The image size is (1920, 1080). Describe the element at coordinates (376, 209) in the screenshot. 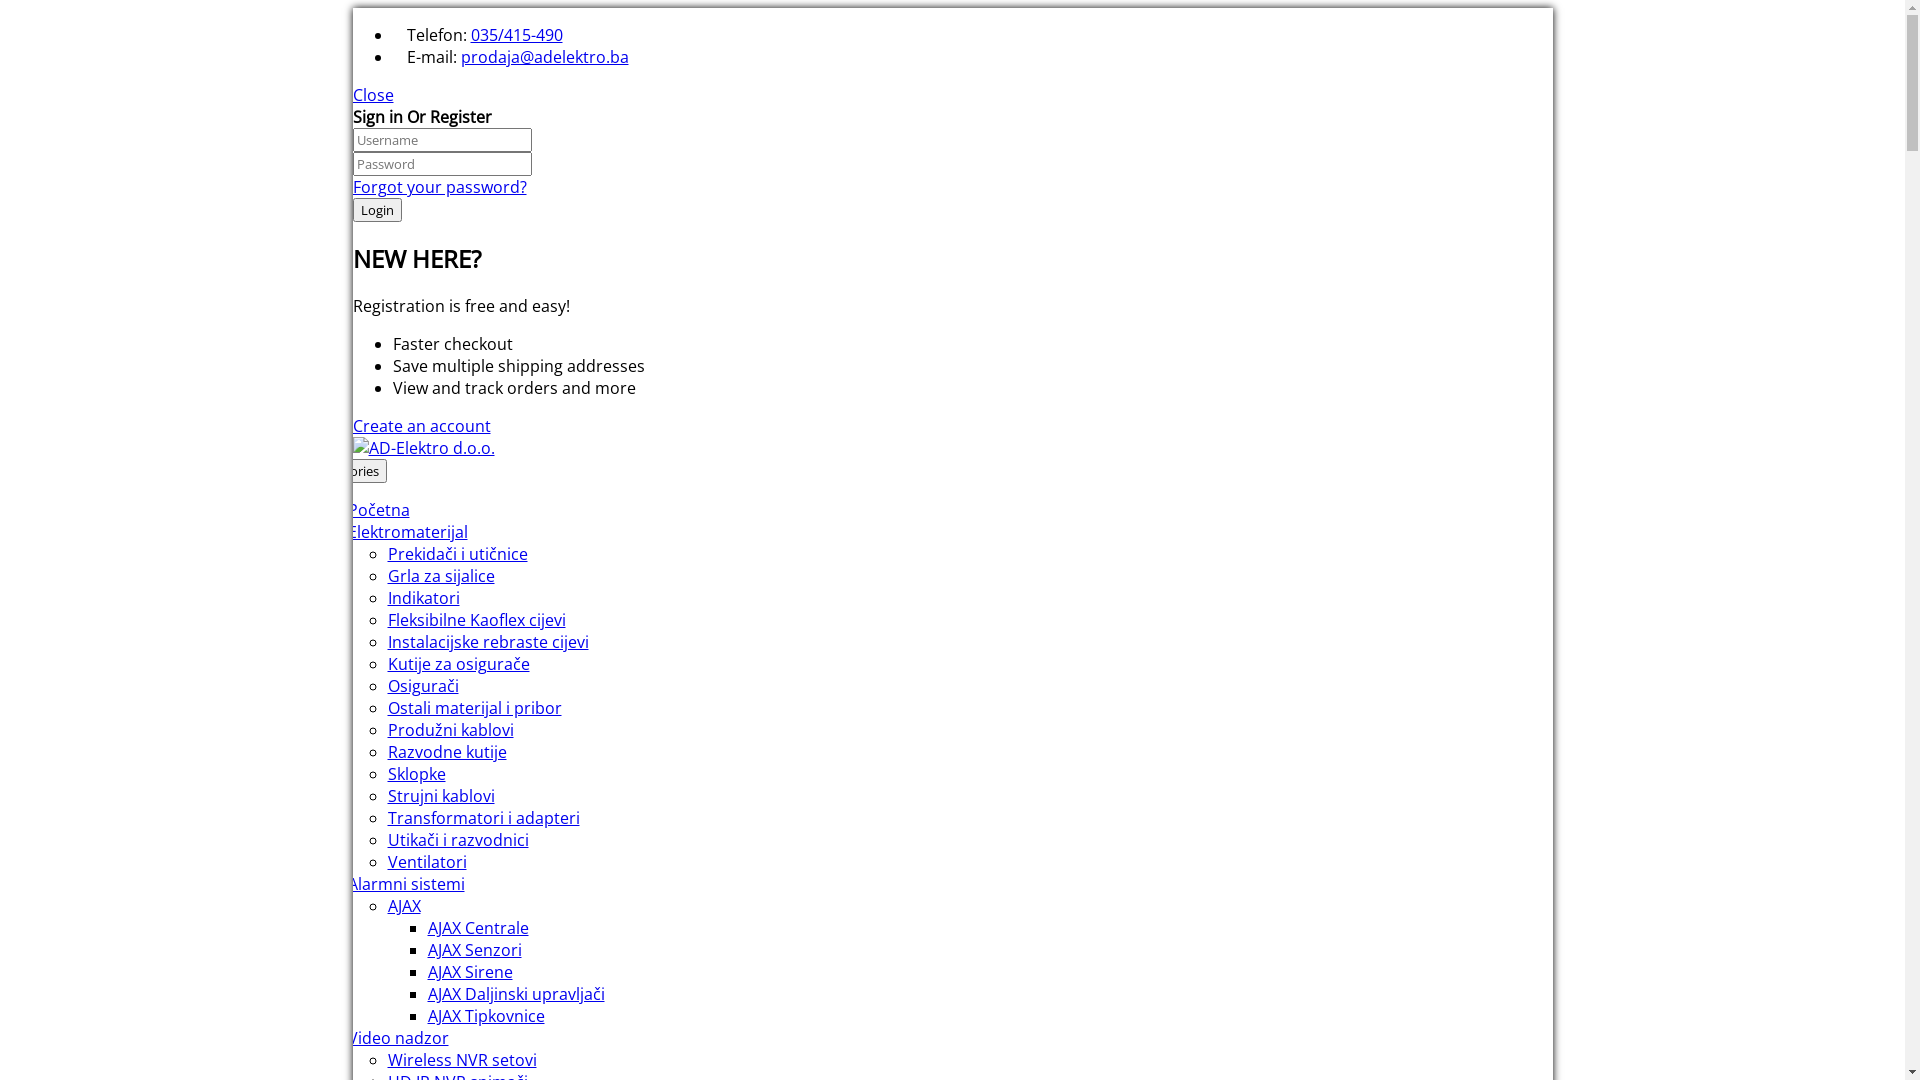

I see `'Login'` at that location.